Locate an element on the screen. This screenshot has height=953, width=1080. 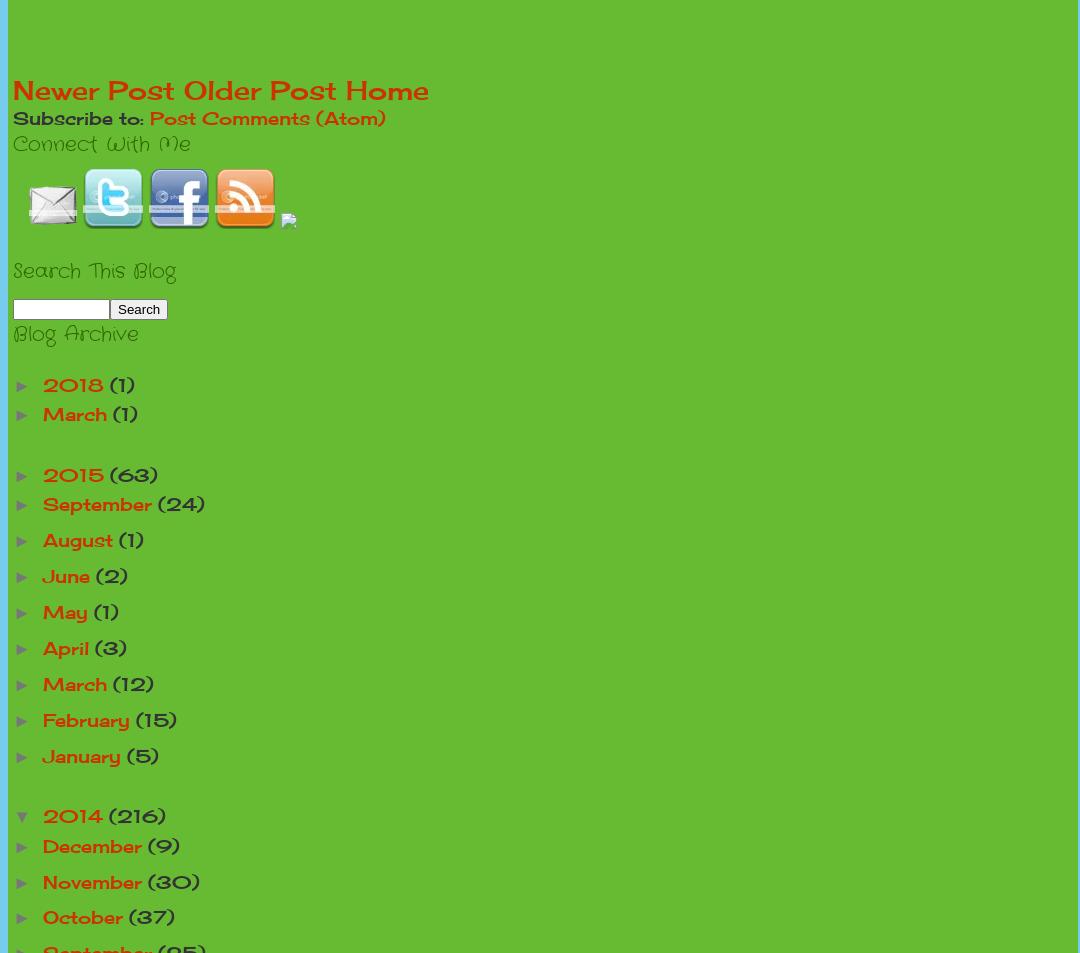
'April' is located at coordinates (42, 646).